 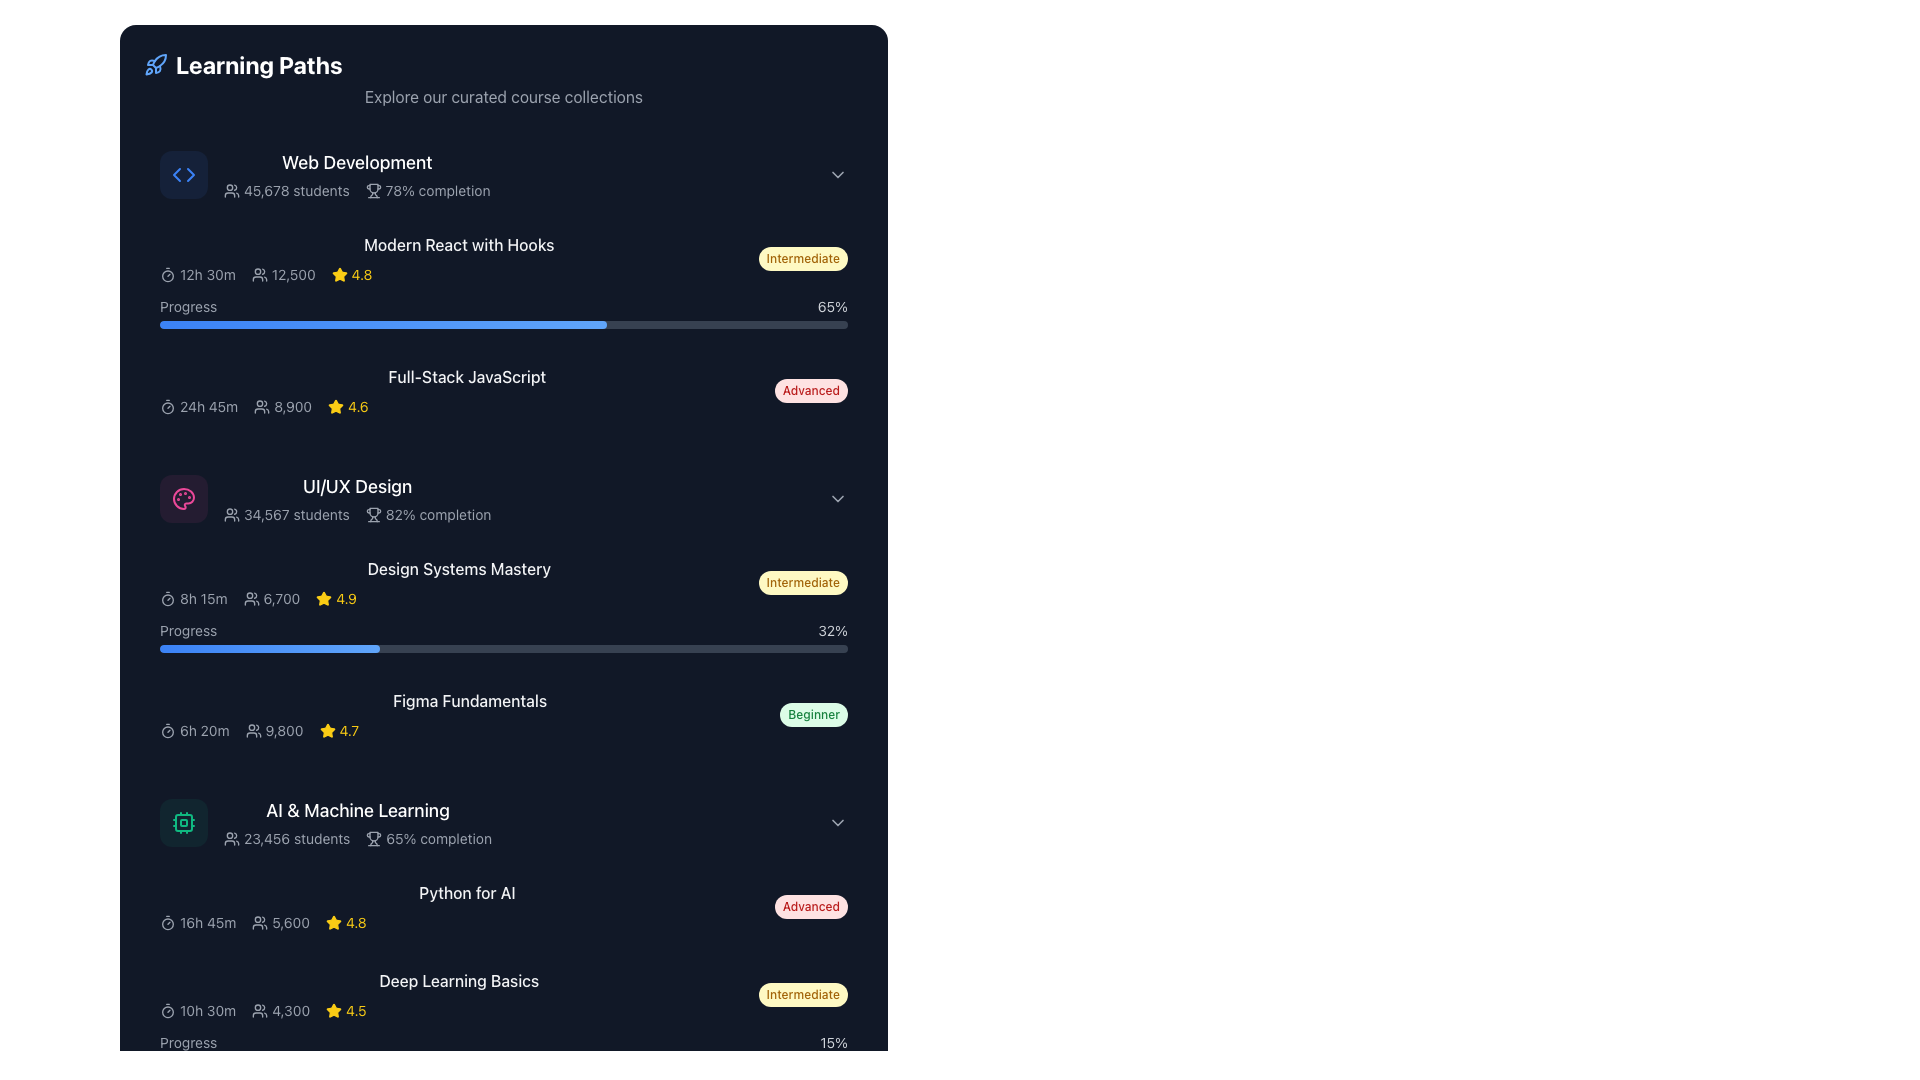 What do you see at coordinates (466, 922) in the screenshot?
I see `the information display row that shows the course's duration, participant count, and rating in the 'Python for AI' course section under 'AI & Machine Learning'` at bounding box center [466, 922].